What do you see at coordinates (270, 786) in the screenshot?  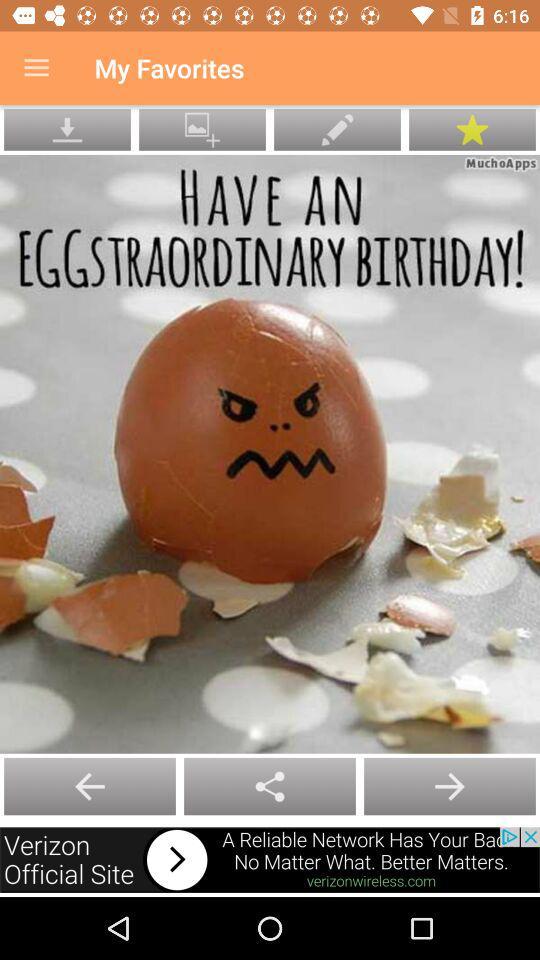 I see `the arrow_backward icon` at bounding box center [270, 786].